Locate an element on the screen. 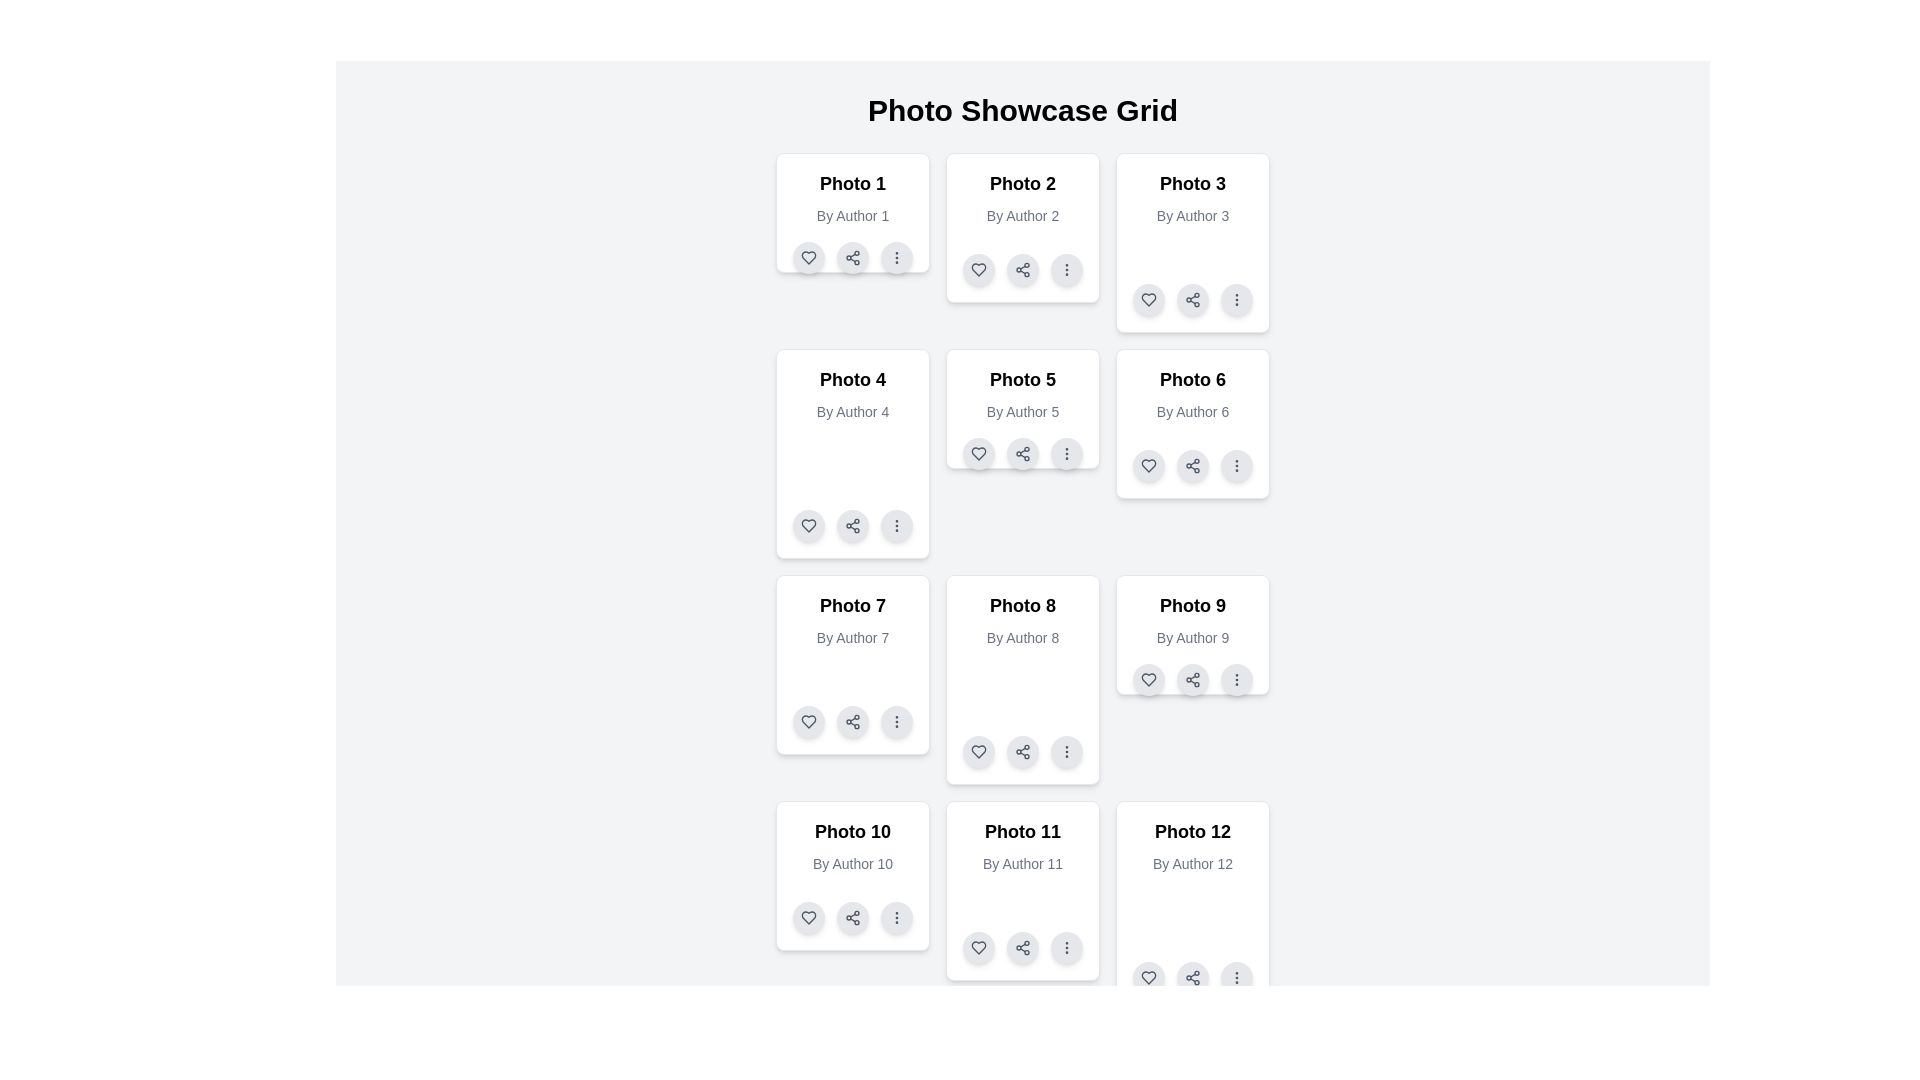 The width and height of the screenshot is (1920, 1080). the text label indicating the author of the content in the card titled 'Photo 6', located in the second row and third column of the grid layout is located at coordinates (1193, 411).